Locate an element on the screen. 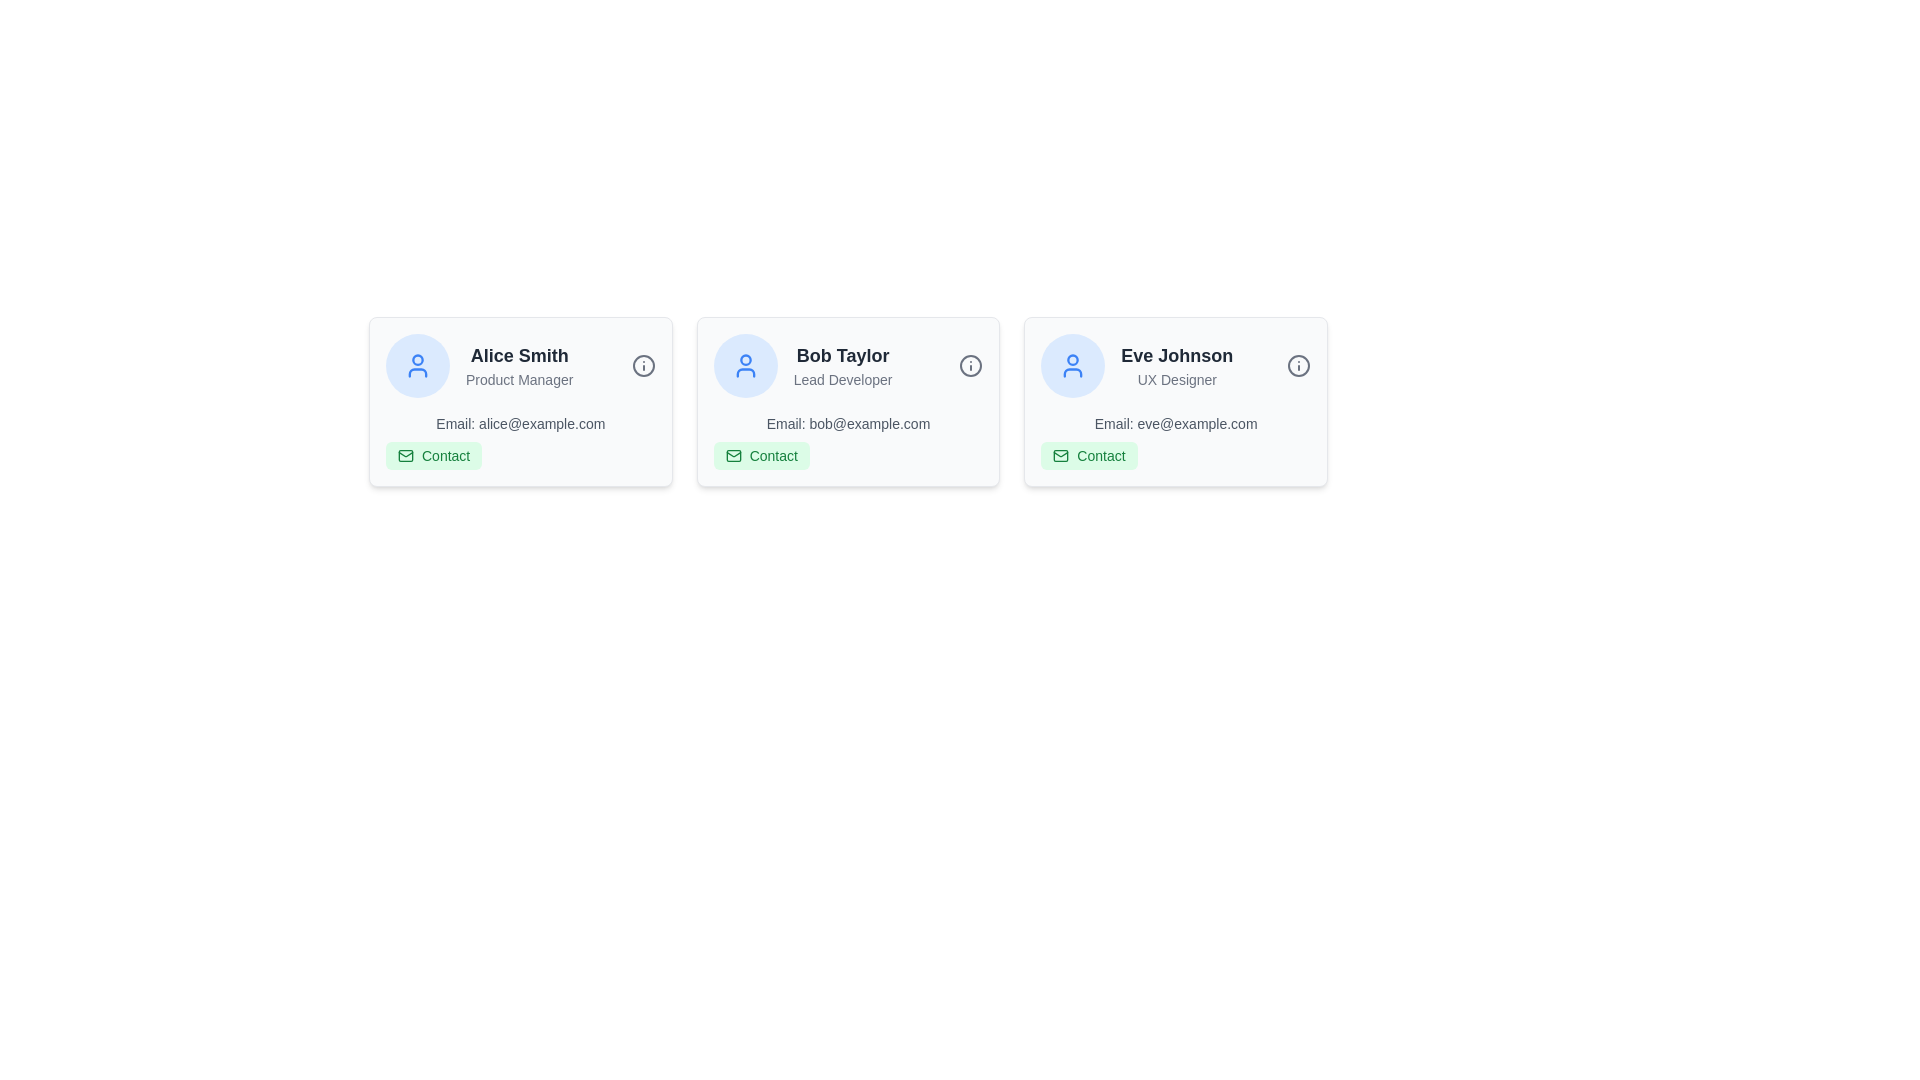 This screenshot has width=1920, height=1080. the text display component showing 'Bob Taylor' and 'Lead Developer', which is the central text in the second card among three cards is located at coordinates (843, 366).